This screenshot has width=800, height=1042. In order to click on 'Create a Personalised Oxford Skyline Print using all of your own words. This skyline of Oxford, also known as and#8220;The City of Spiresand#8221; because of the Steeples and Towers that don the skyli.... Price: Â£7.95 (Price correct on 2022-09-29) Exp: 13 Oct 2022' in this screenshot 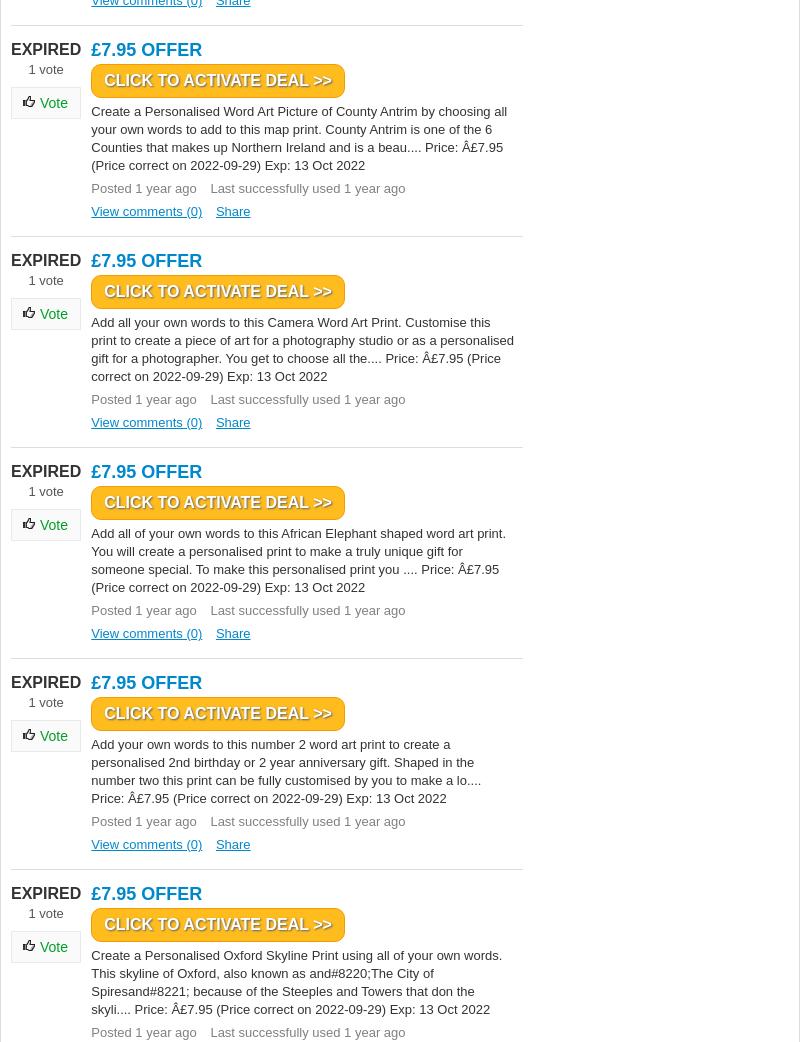, I will do `click(296, 982)`.